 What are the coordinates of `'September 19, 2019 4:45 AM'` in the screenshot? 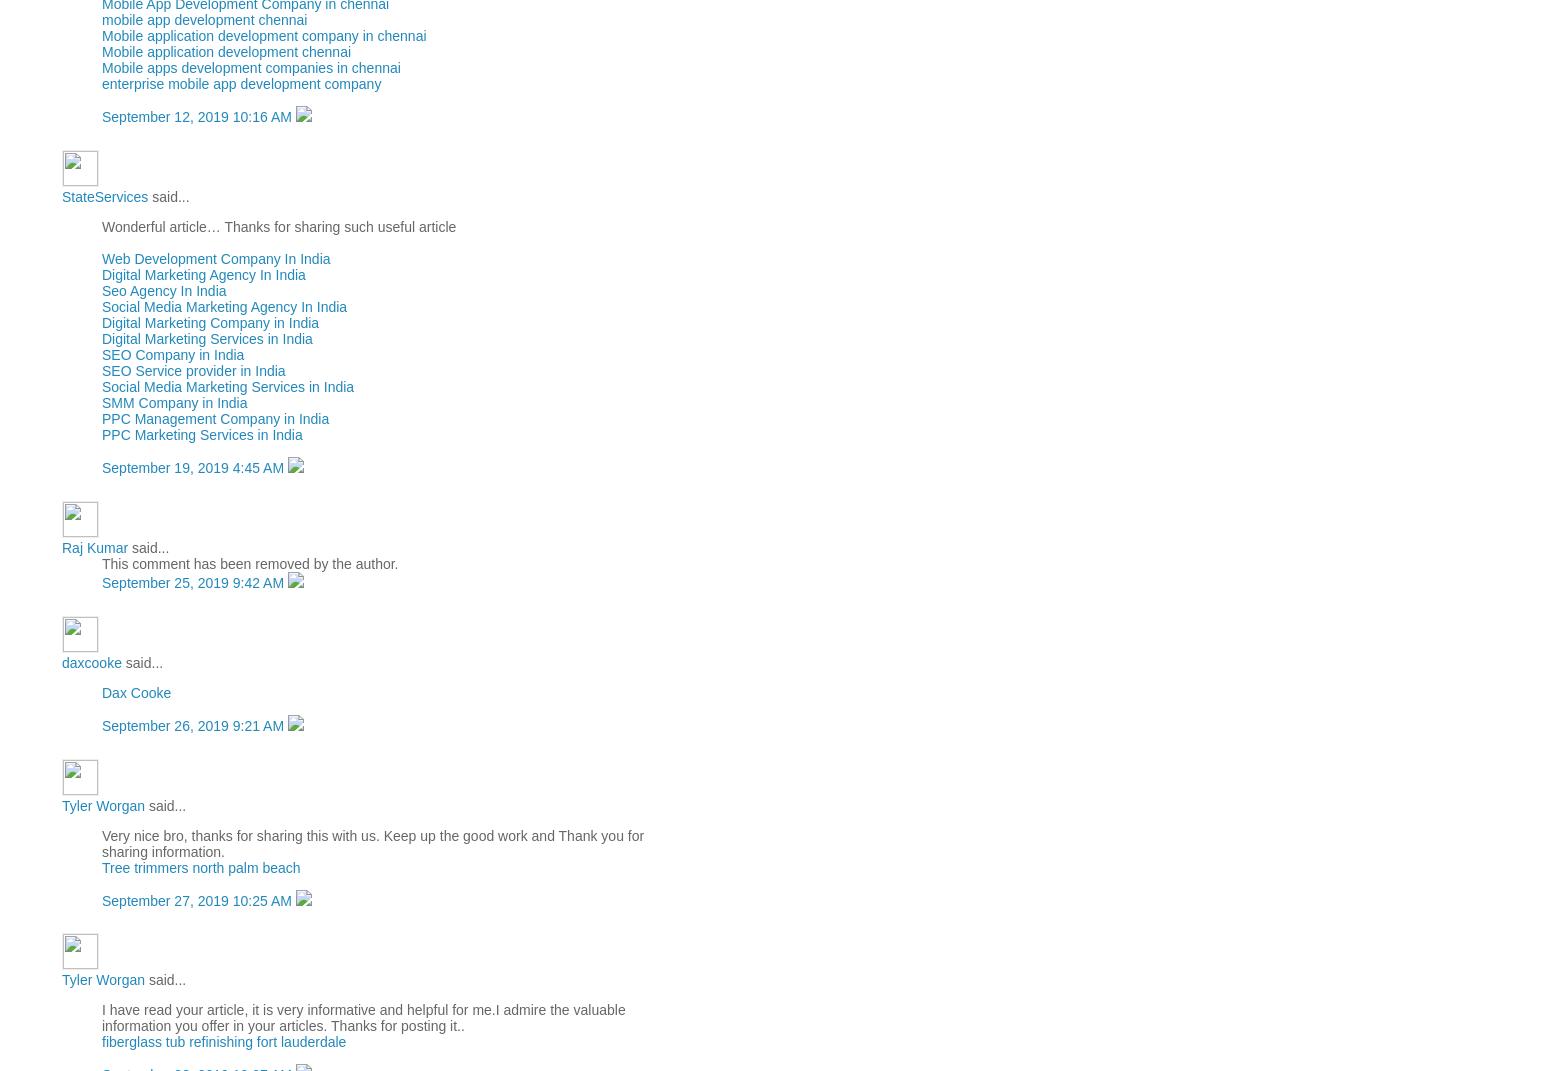 It's located at (194, 467).